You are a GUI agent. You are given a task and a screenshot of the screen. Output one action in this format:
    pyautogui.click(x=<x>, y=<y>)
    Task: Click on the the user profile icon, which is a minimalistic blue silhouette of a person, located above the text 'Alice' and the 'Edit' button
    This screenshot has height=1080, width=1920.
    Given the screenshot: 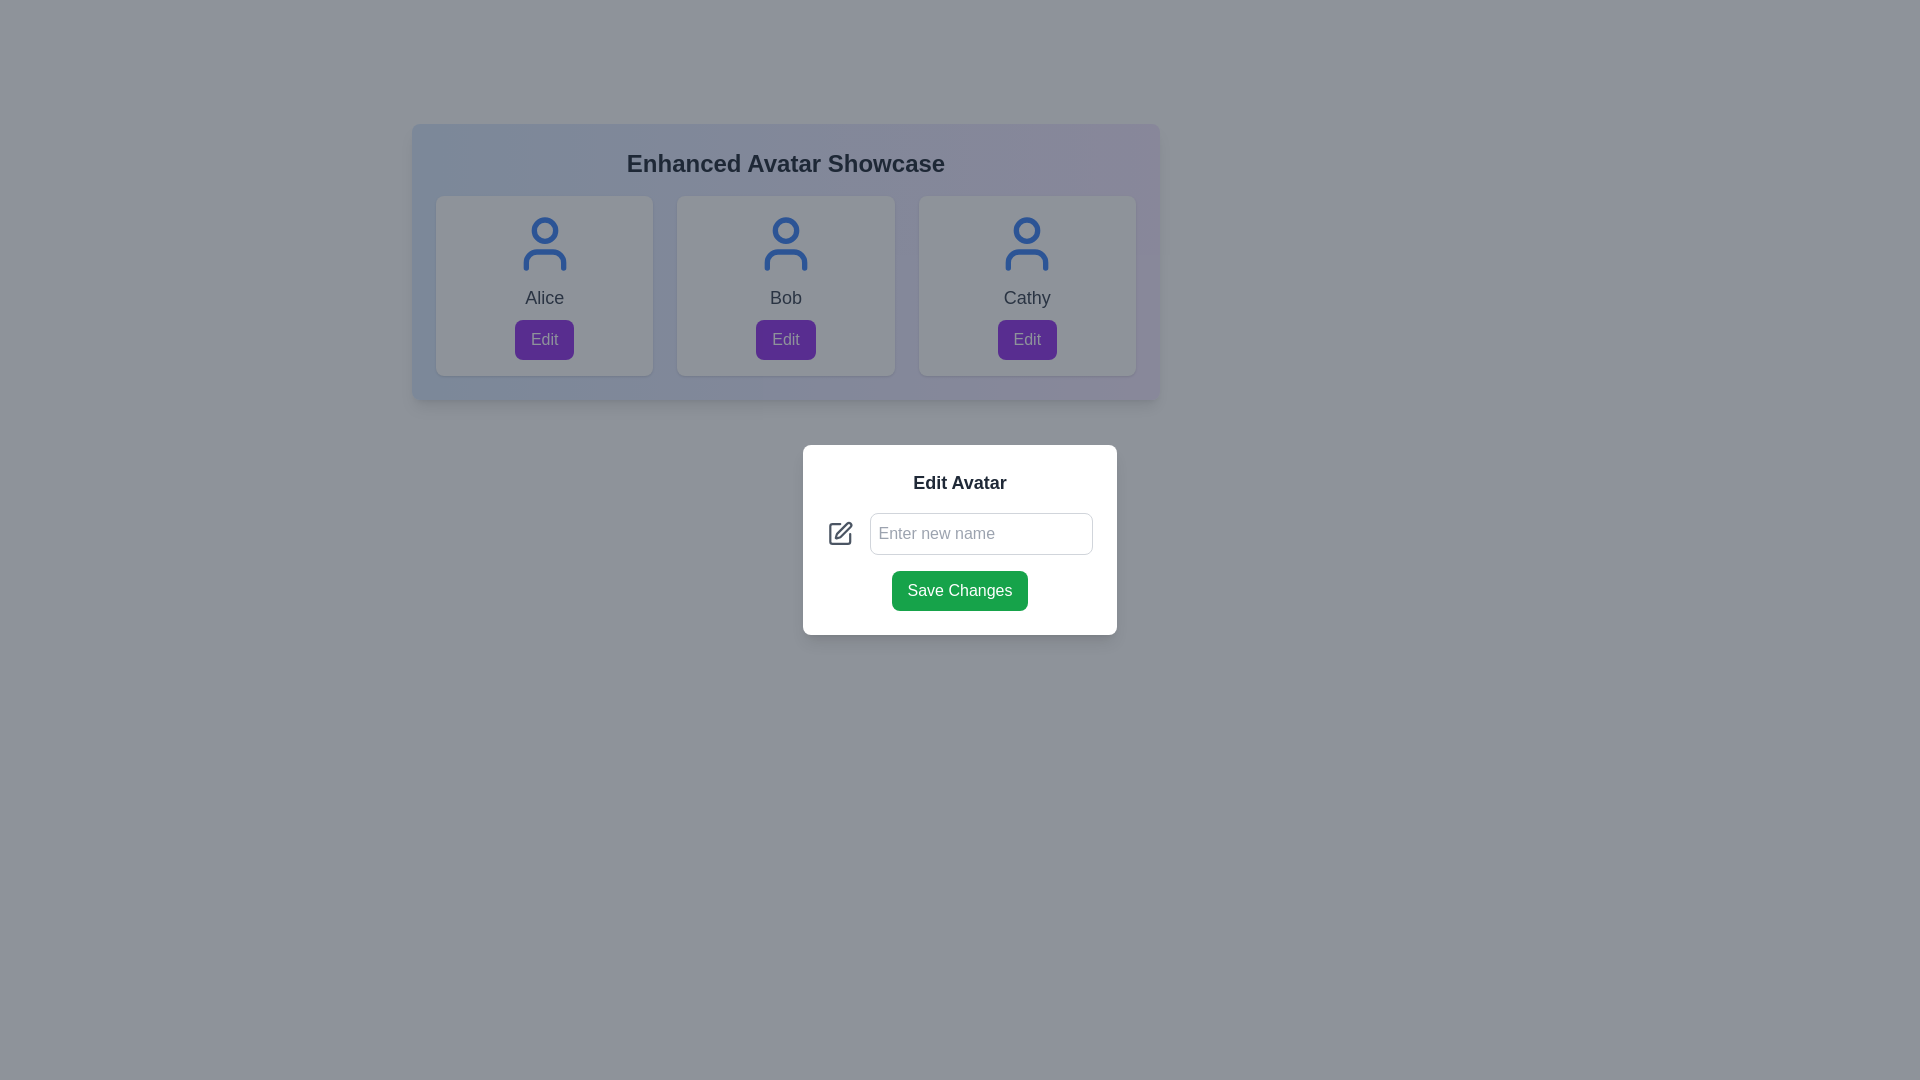 What is the action you would take?
    pyautogui.click(x=544, y=242)
    